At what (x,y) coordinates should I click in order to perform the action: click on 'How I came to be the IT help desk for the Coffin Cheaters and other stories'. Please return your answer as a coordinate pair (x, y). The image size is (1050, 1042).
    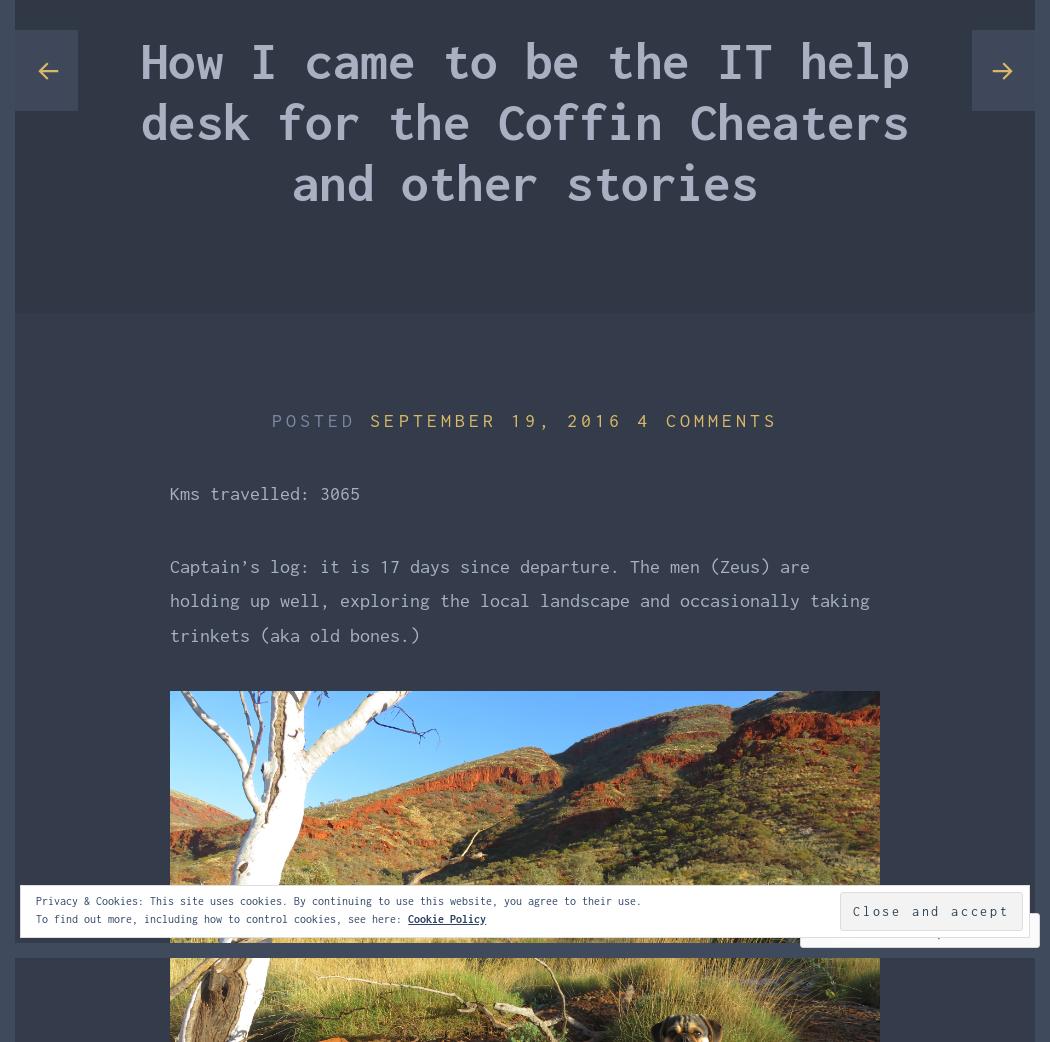
    Looking at the image, I should click on (523, 120).